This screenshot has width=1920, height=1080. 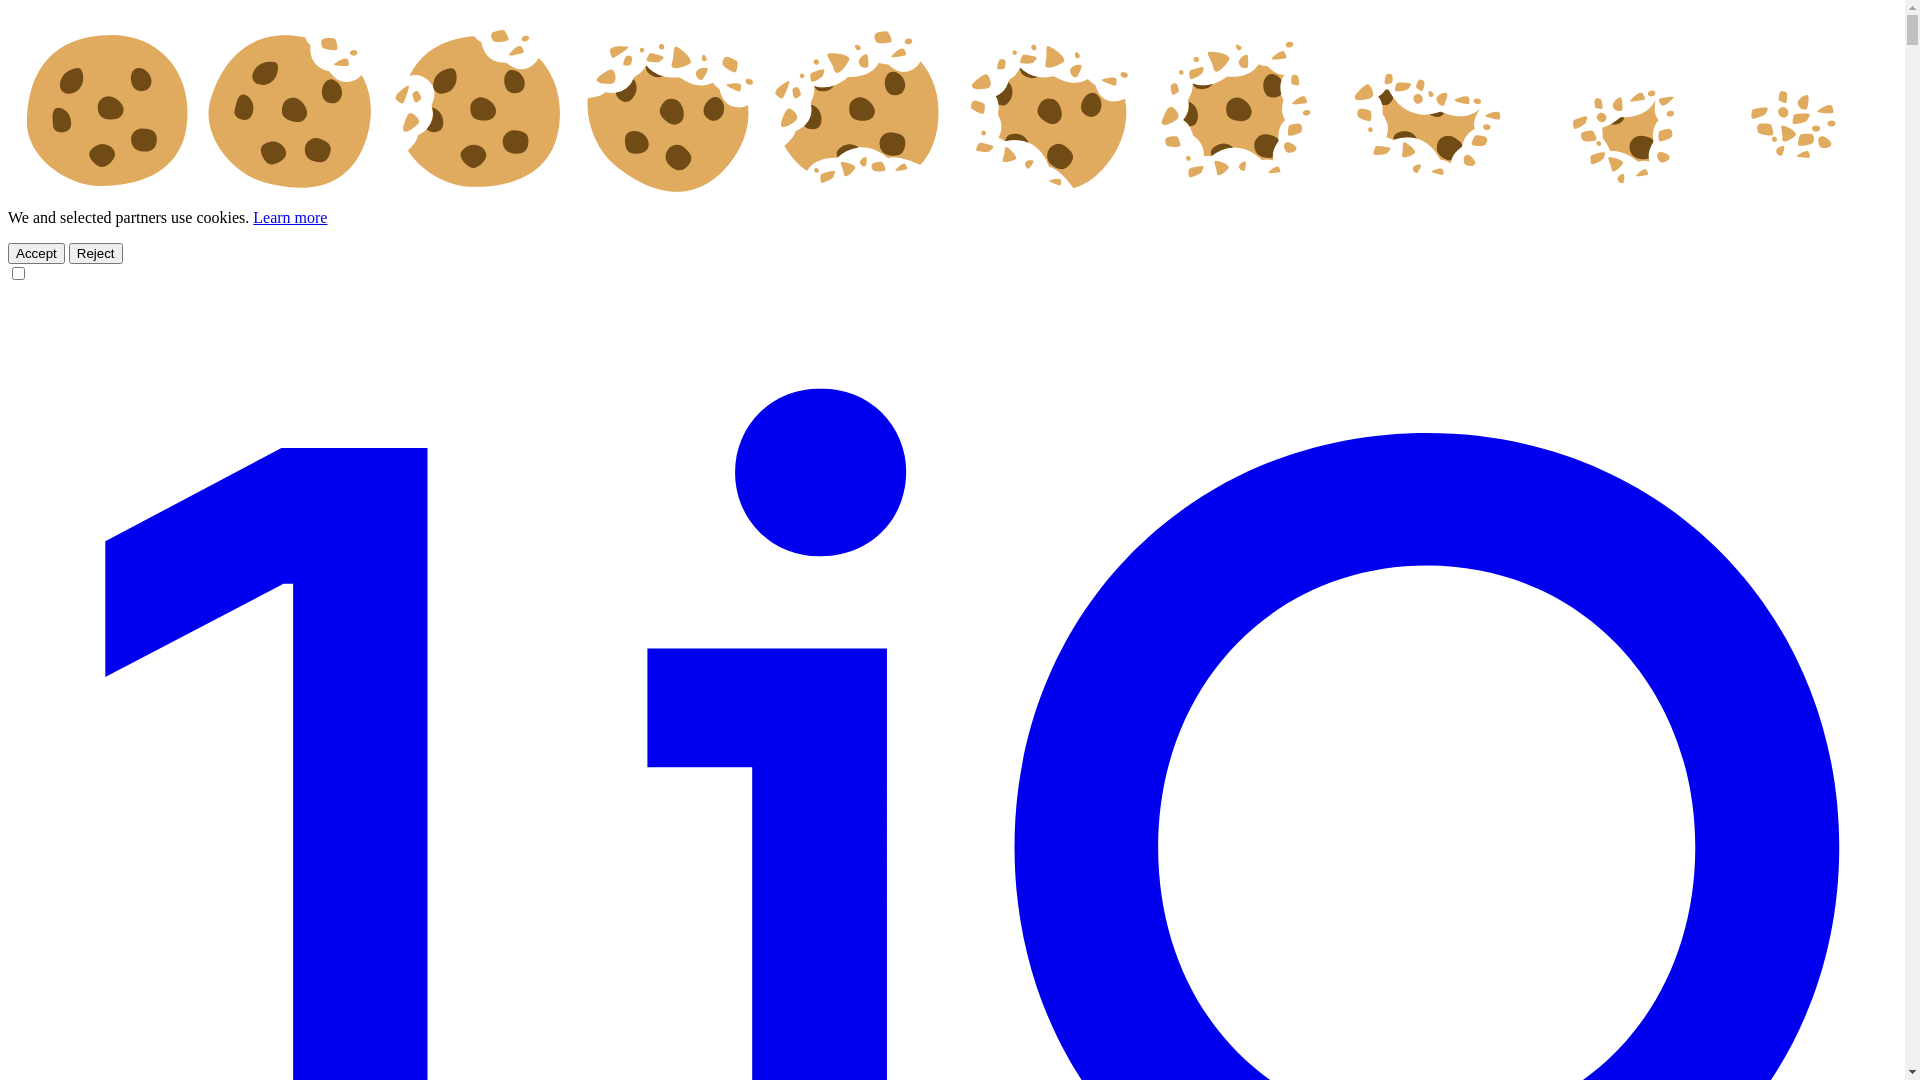 I want to click on 'Reject', so click(x=95, y=252).